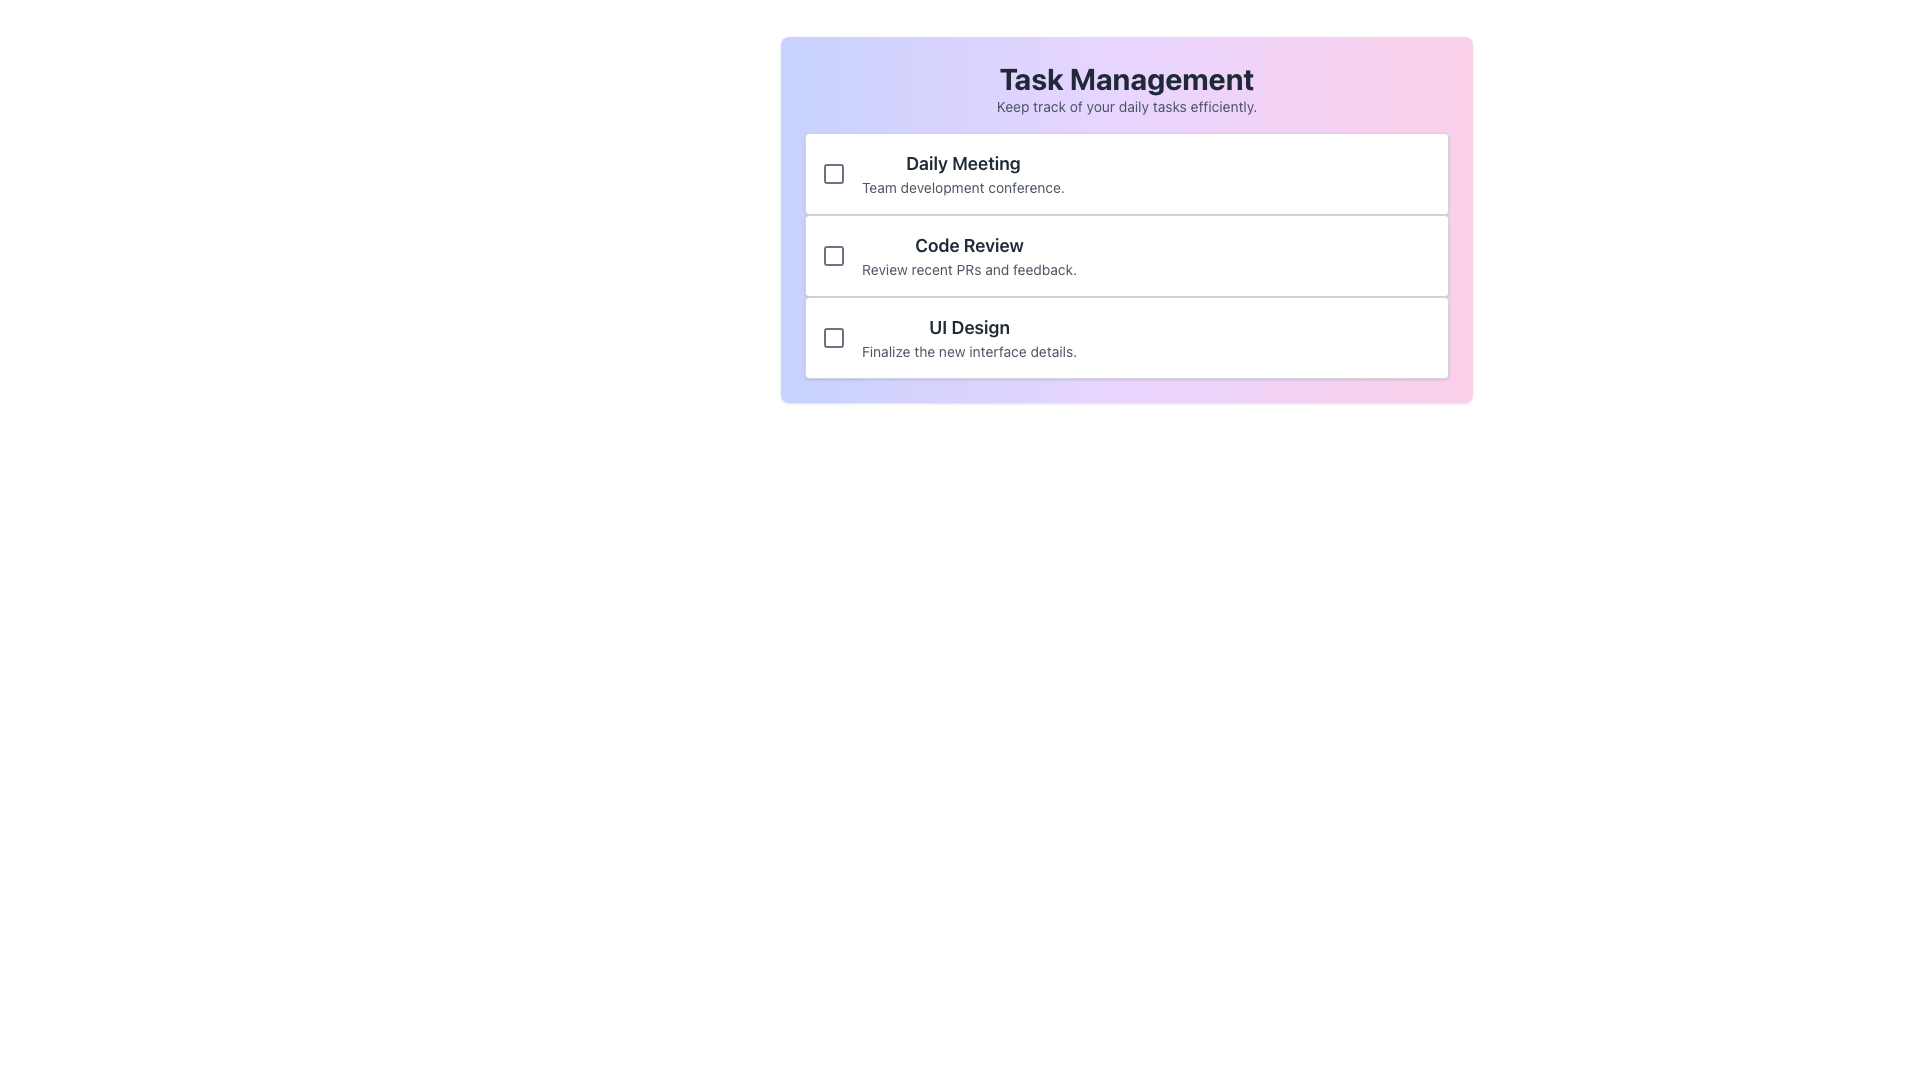 The image size is (1920, 1080). I want to click on the title header text label for the second item in the task list under 'Task Management', which identifies the task as 'Review recent PRs and feedback.', so click(969, 245).